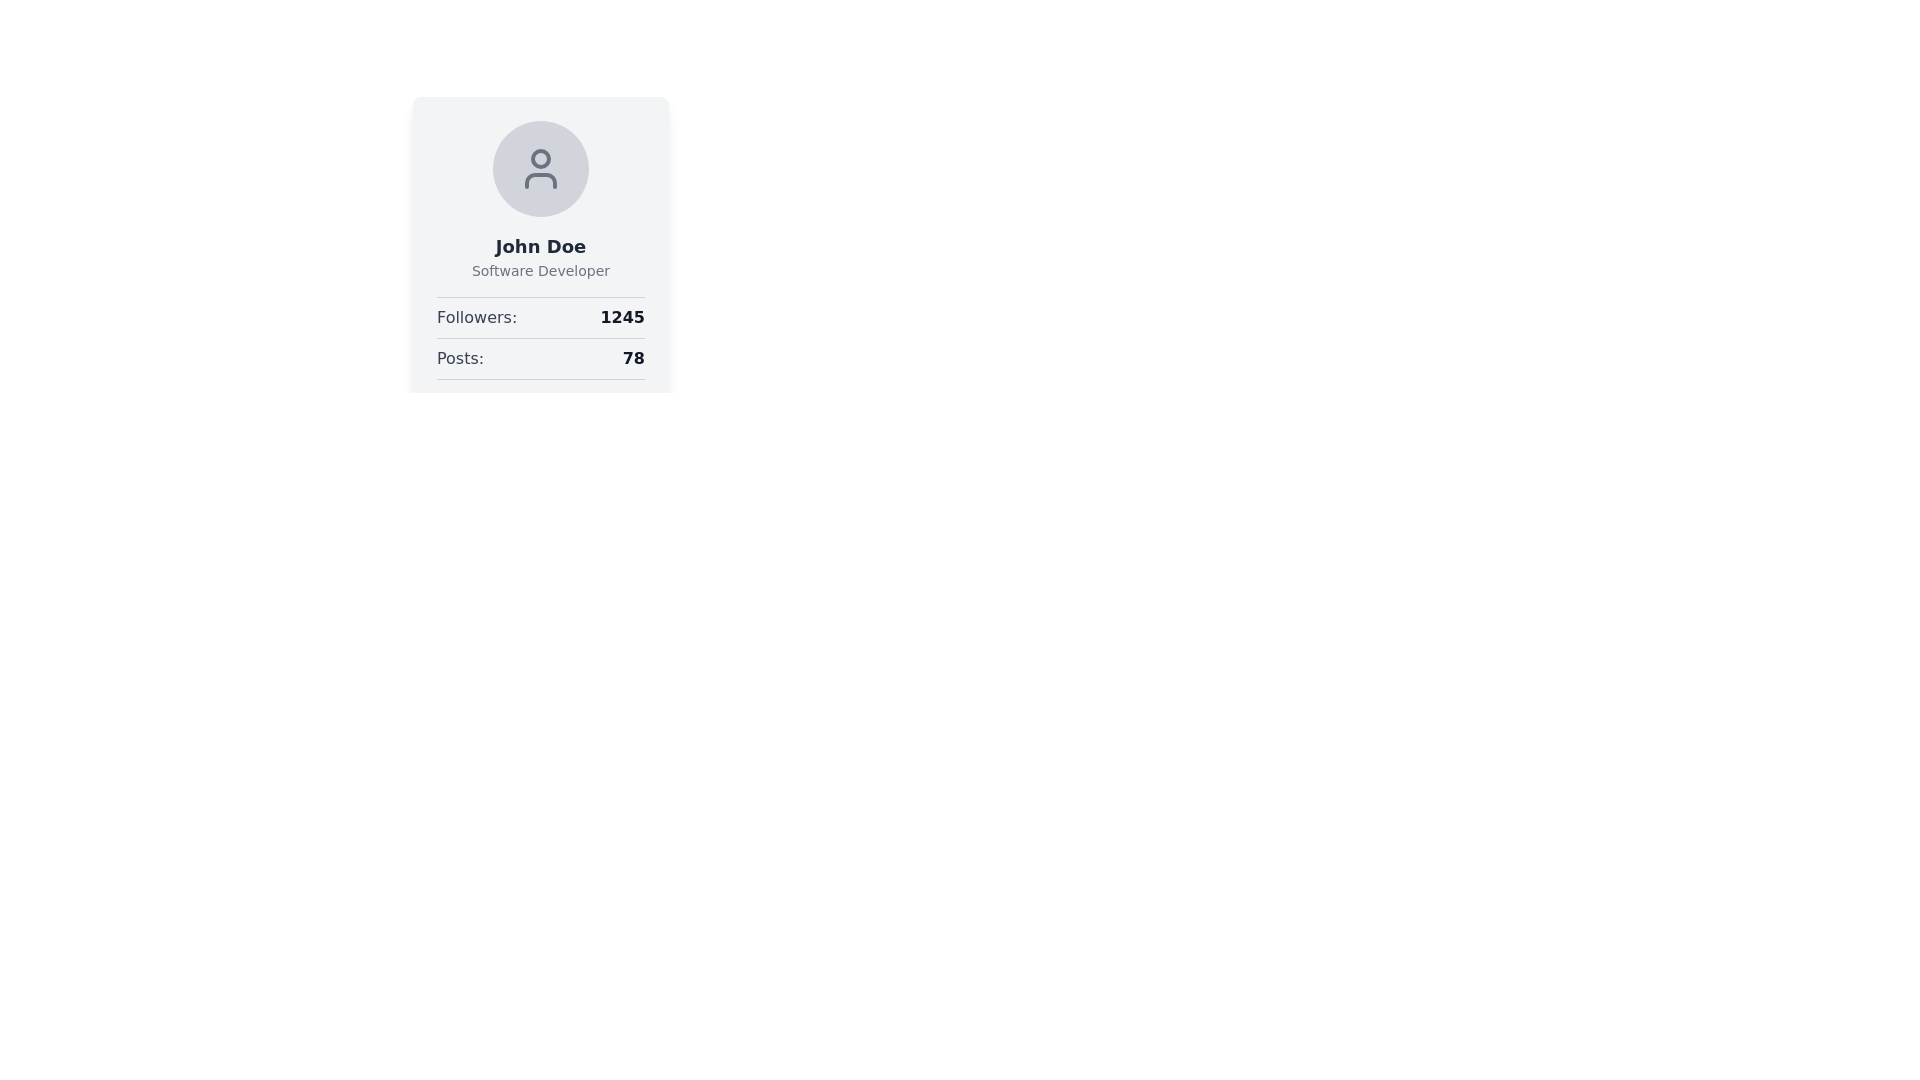  Describe the element at coordinates (541, 168) in the screenshot. I see `the user icon, which is a gray SVG representation of a user with a circular head and shoulder outline, located at the center of a rounded rectangle card above the text 'John Doe'` at that location.